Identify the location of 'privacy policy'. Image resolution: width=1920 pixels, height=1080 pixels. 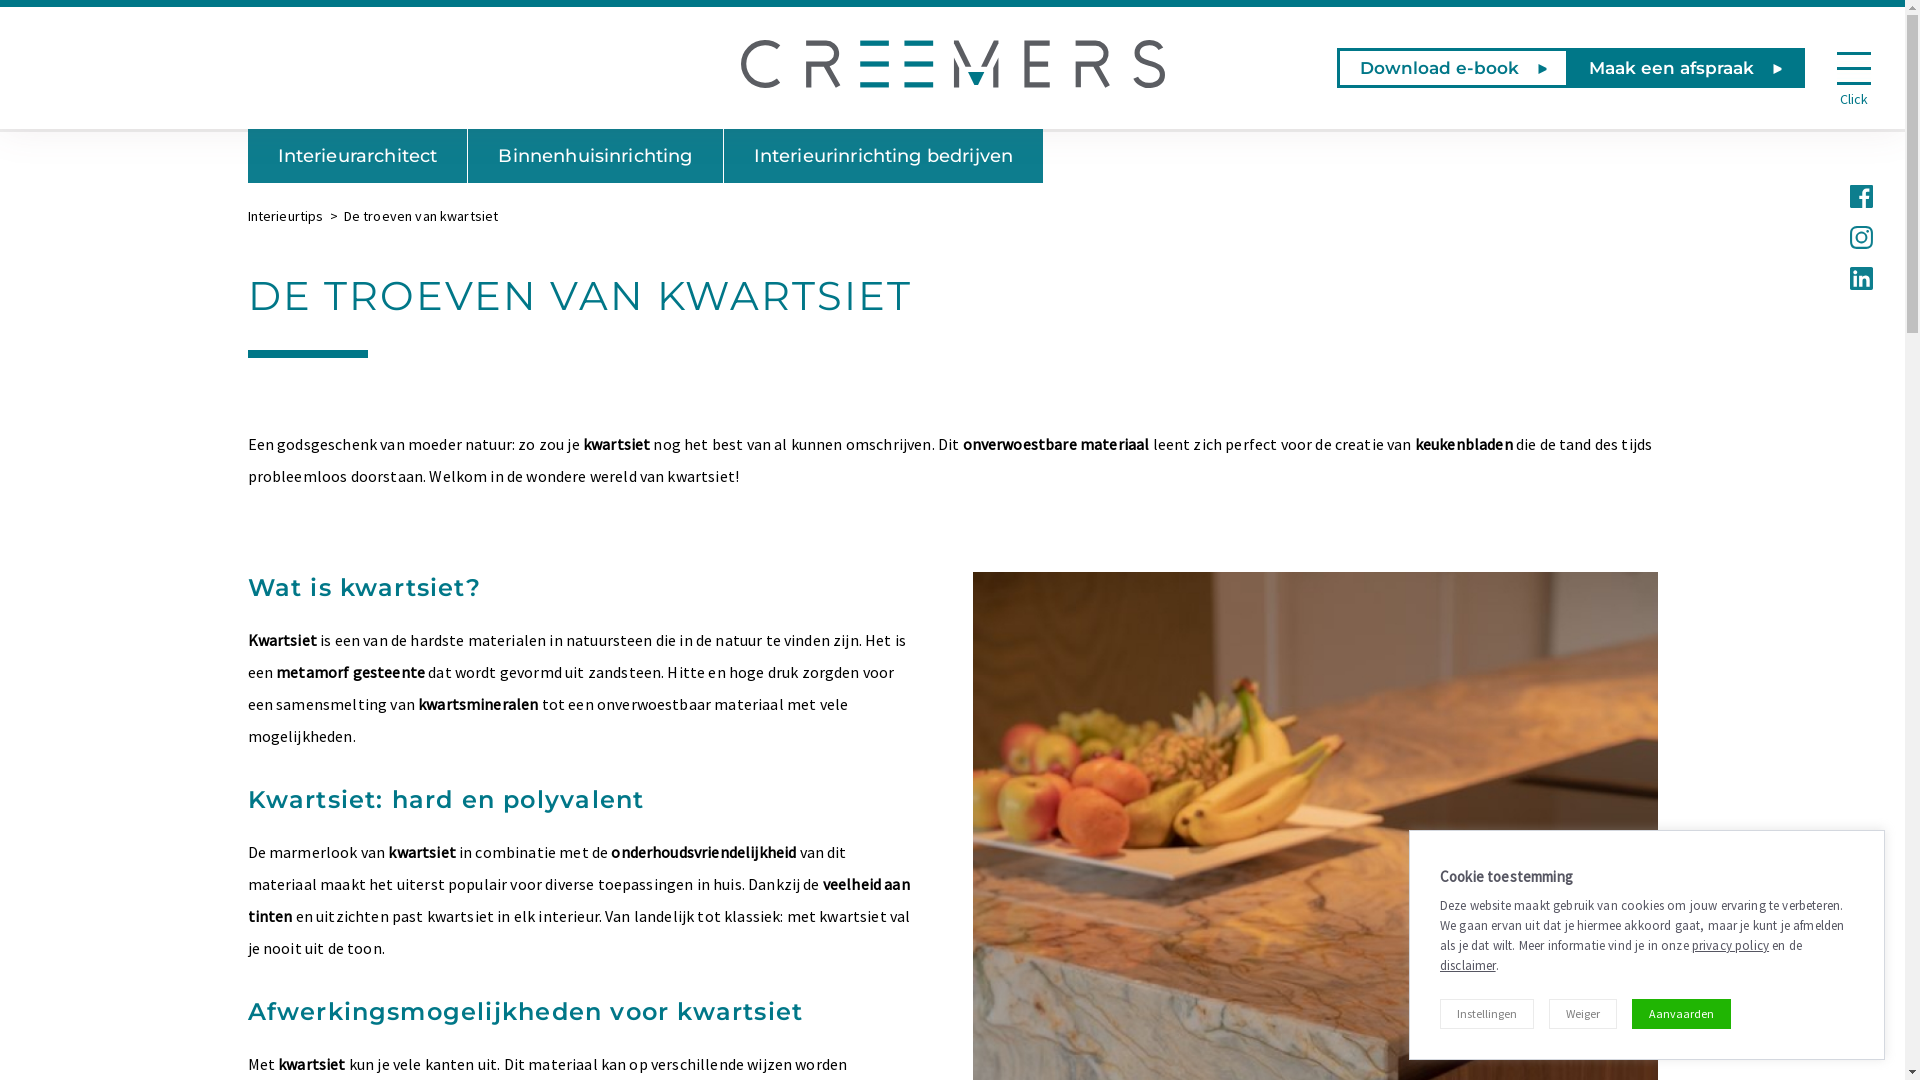
(1690, 945).